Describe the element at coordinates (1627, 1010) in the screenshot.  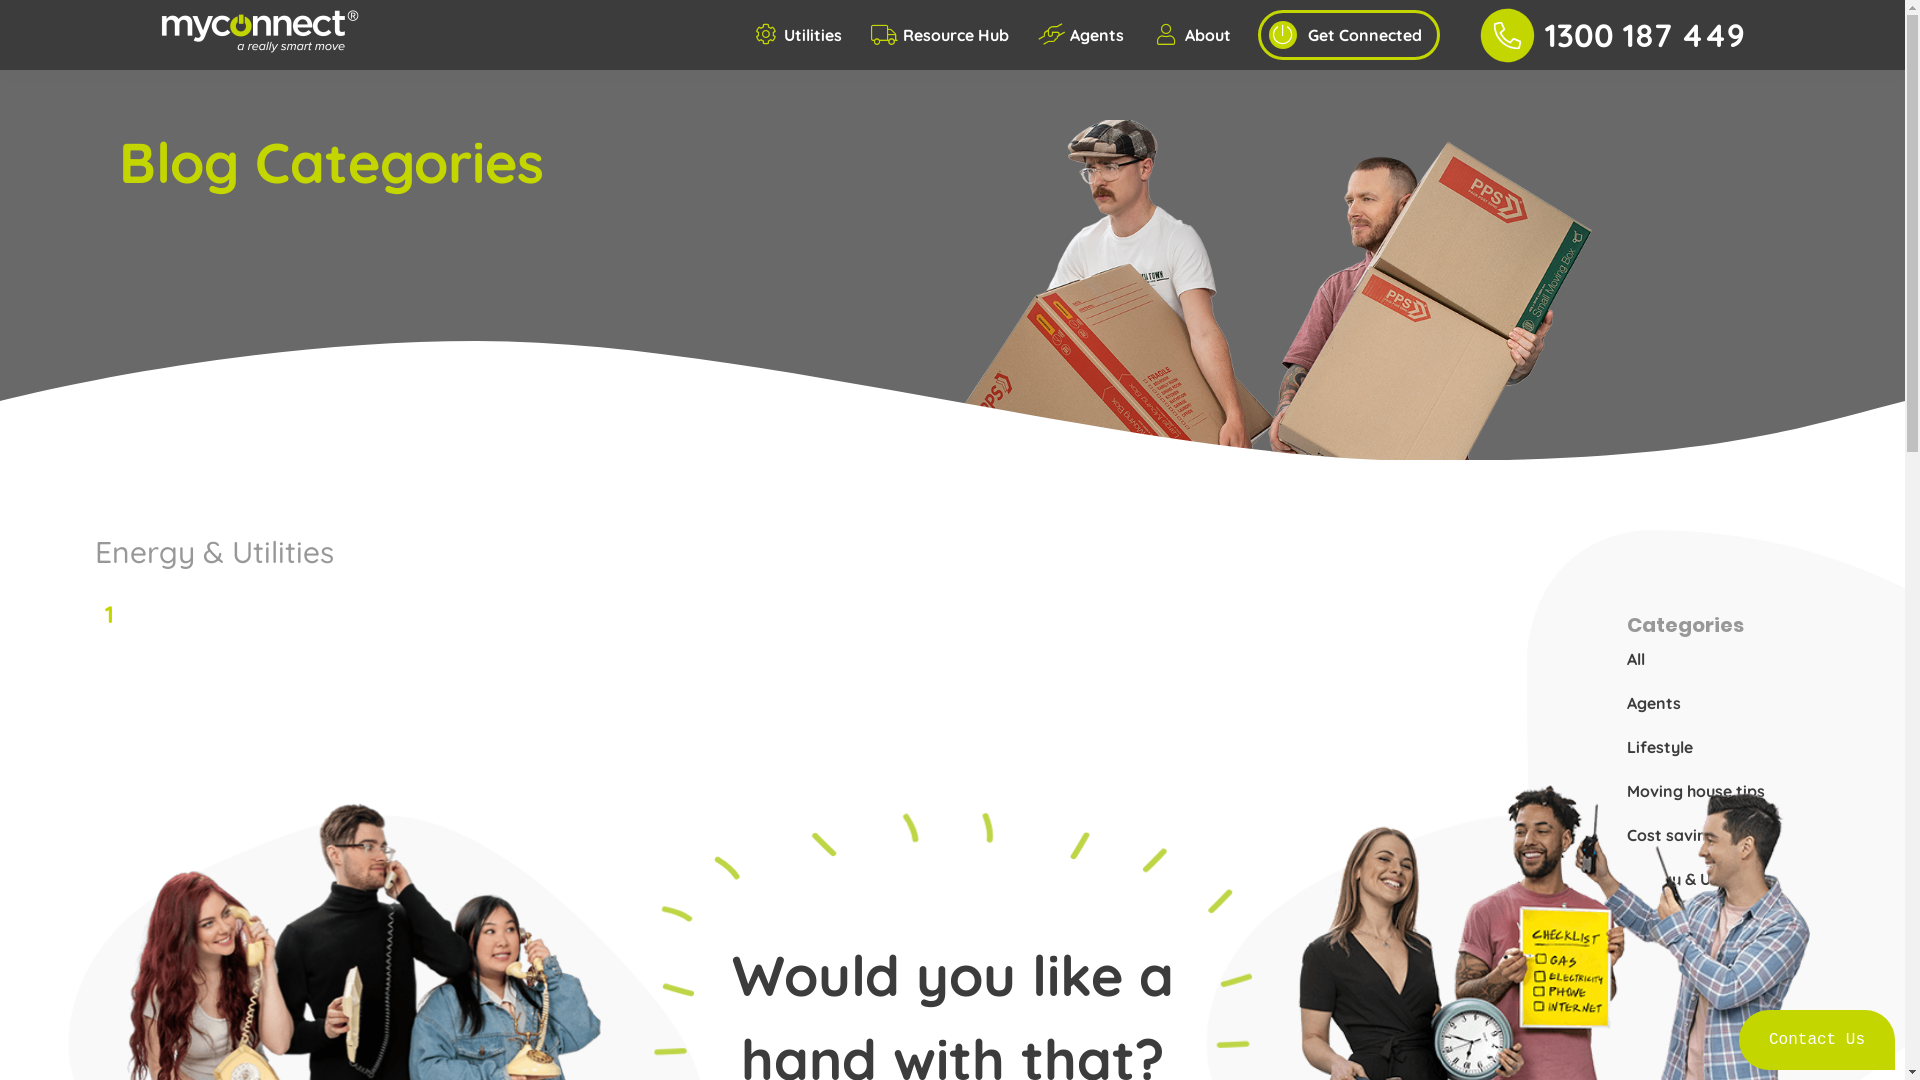
I see `'Summer'` at that location.